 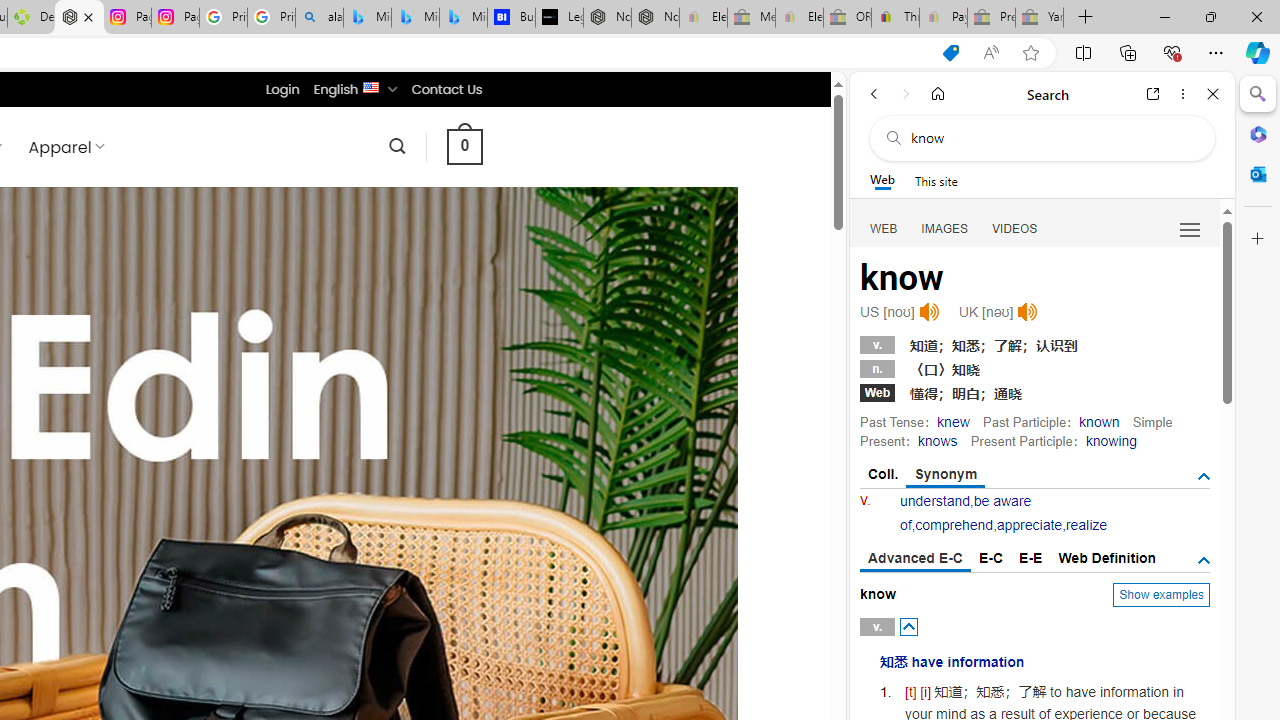 I want to click on 'English', so click(x=371, y=85).